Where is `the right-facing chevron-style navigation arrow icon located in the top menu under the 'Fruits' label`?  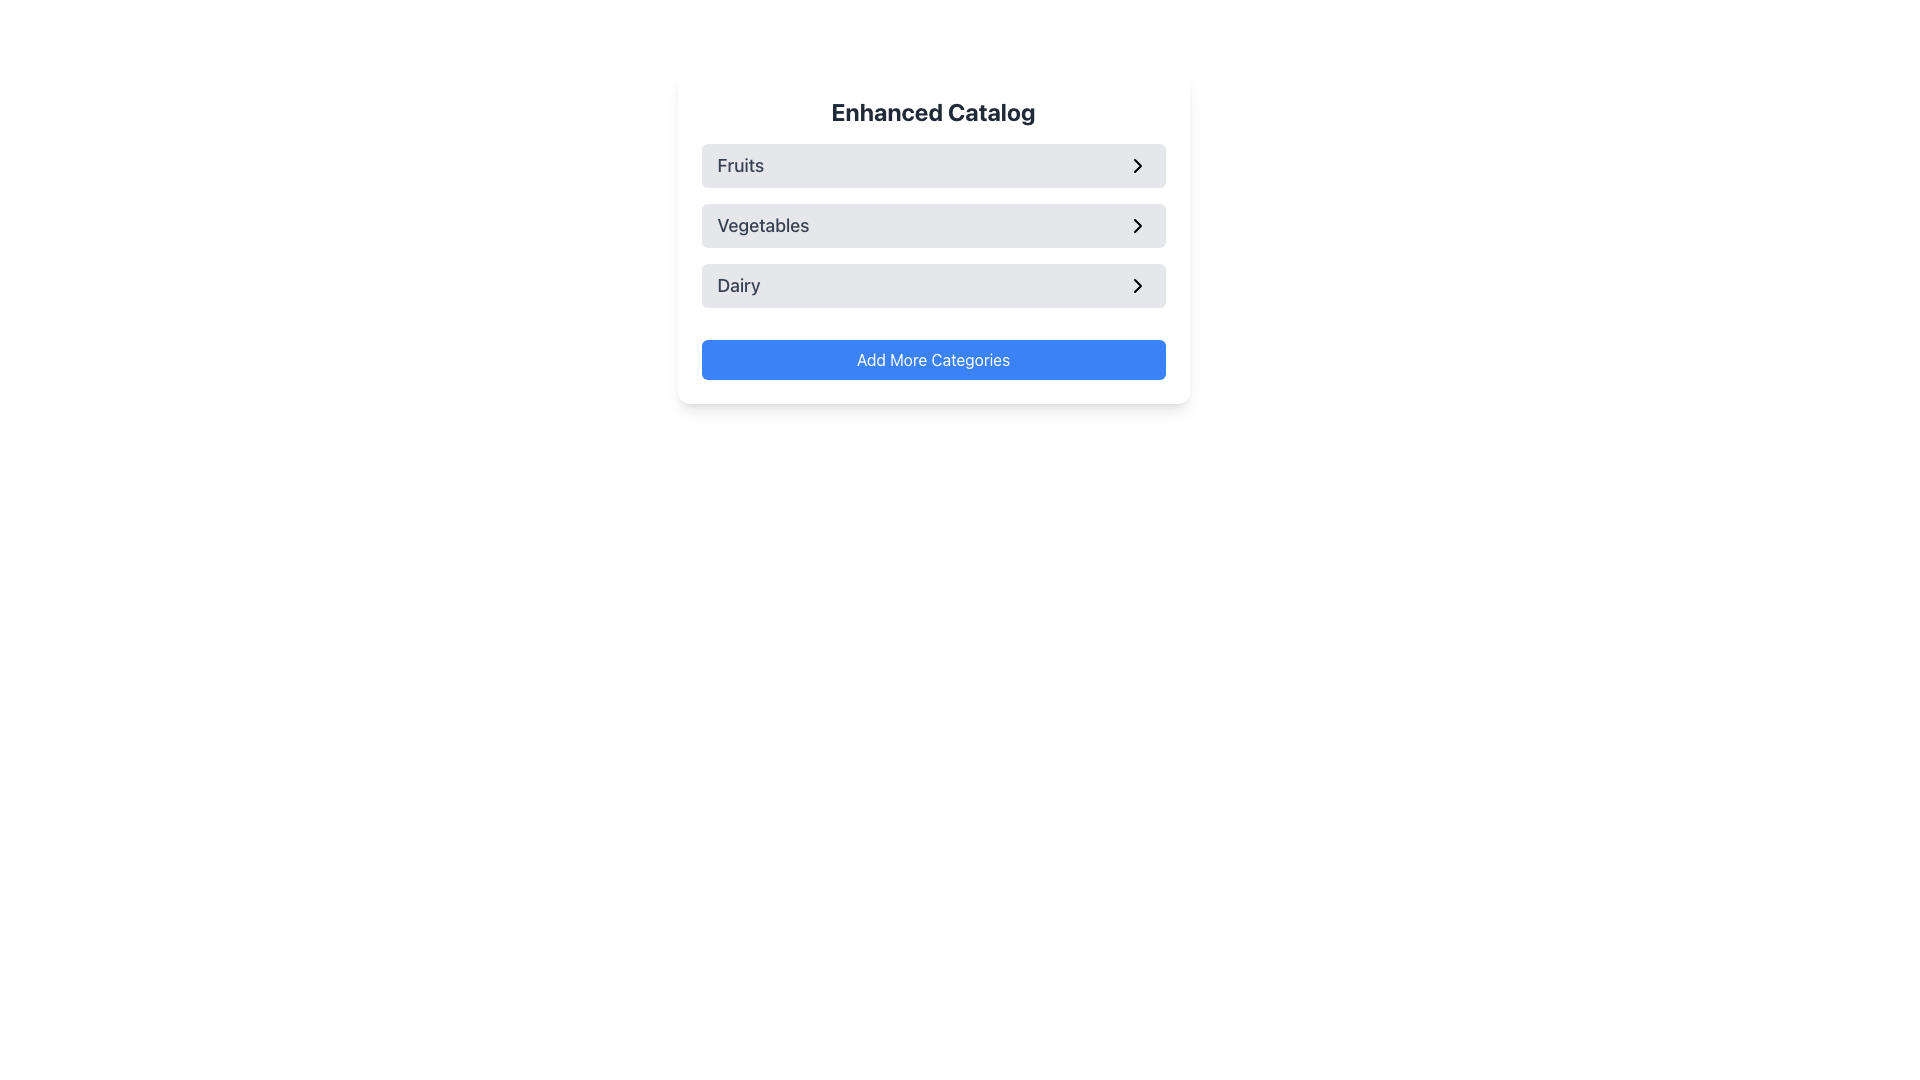
the right-facing chevron-style navigation arrow icon located in the top menu under the 'Fruits' label is located at coordinates (1137, 164).